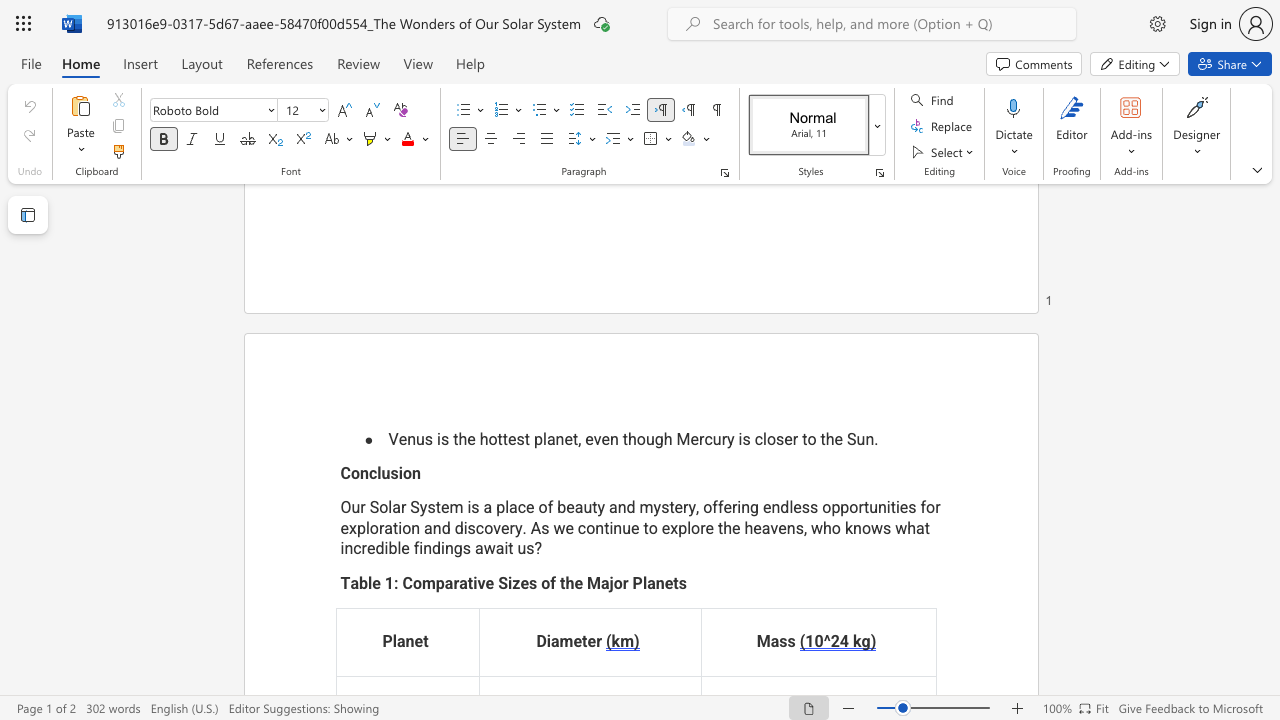 The image size is (1280, 720). I want to click on the subset text "tive Sizes of the Major Planet" within the text "Table 1: Comparative Sizes of the Major Planets", so click(466, 582).